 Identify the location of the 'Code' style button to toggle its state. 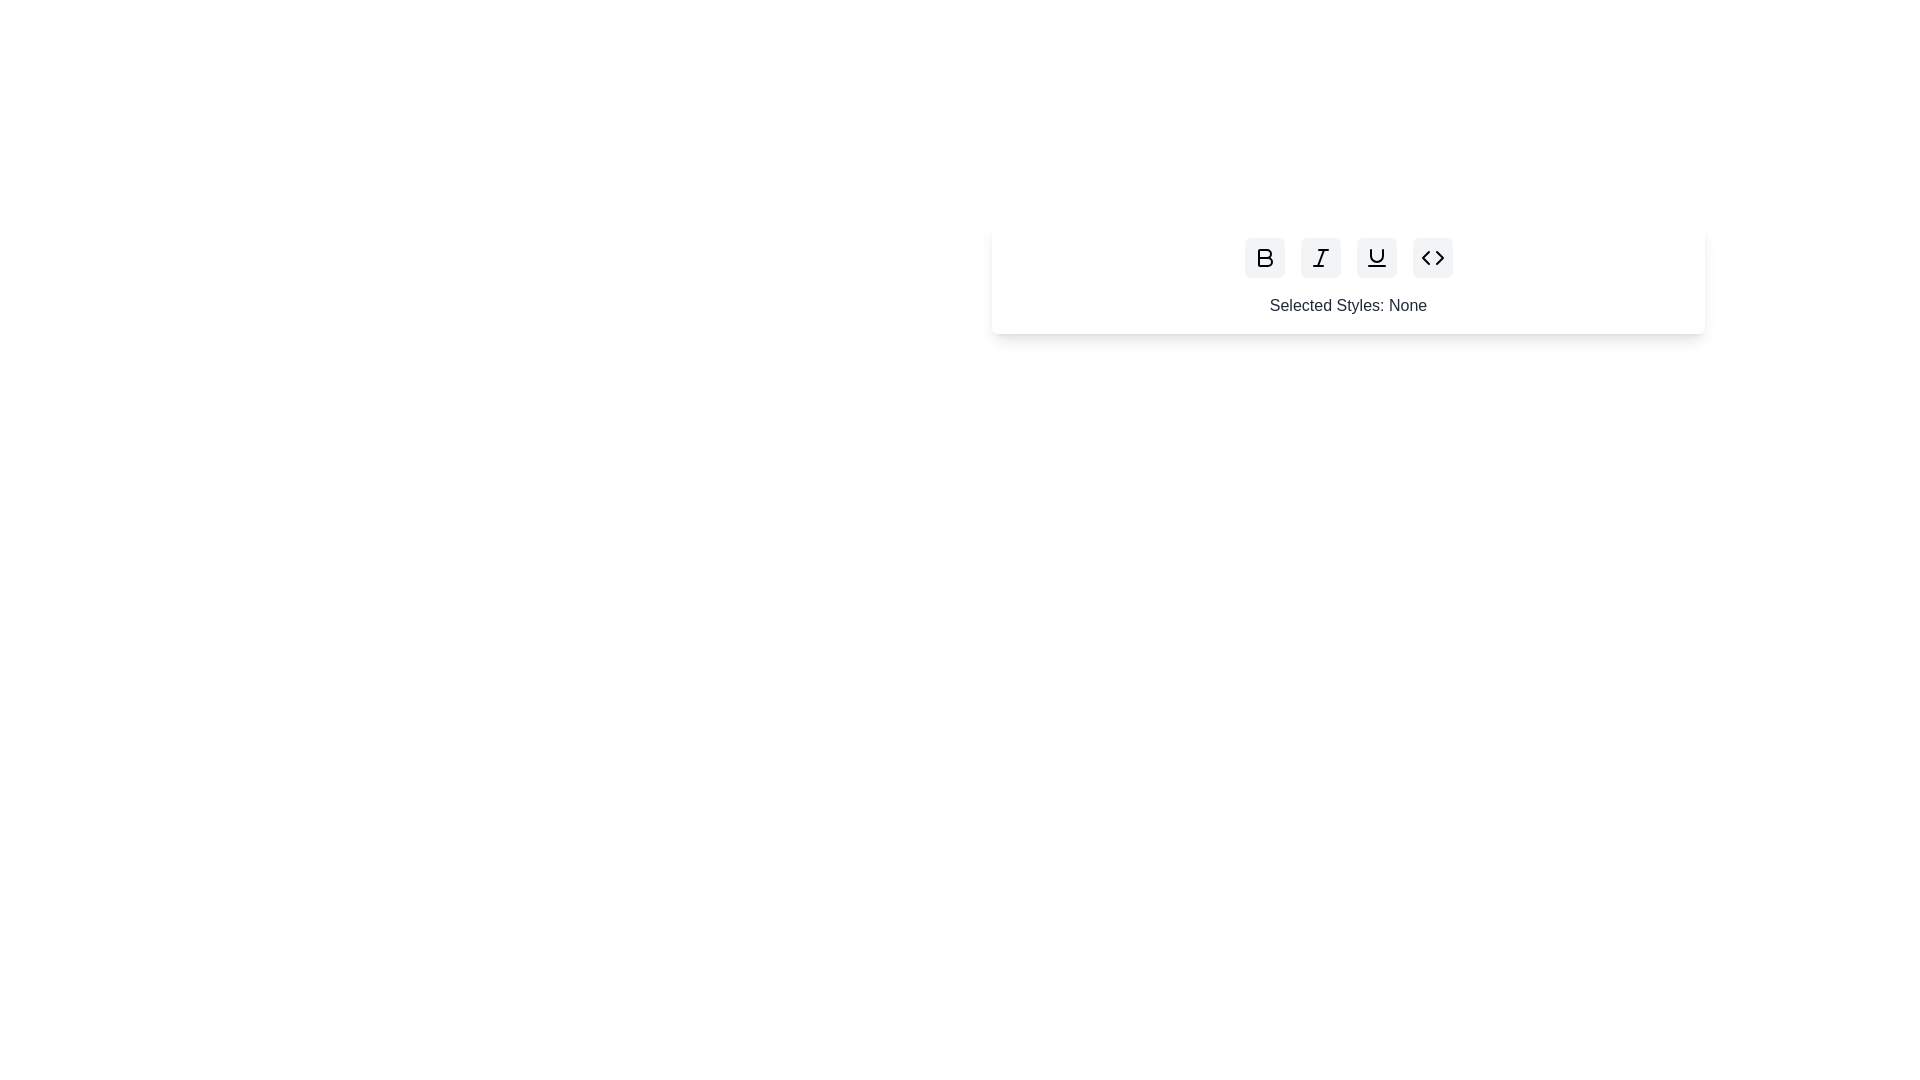
(1431, 257).